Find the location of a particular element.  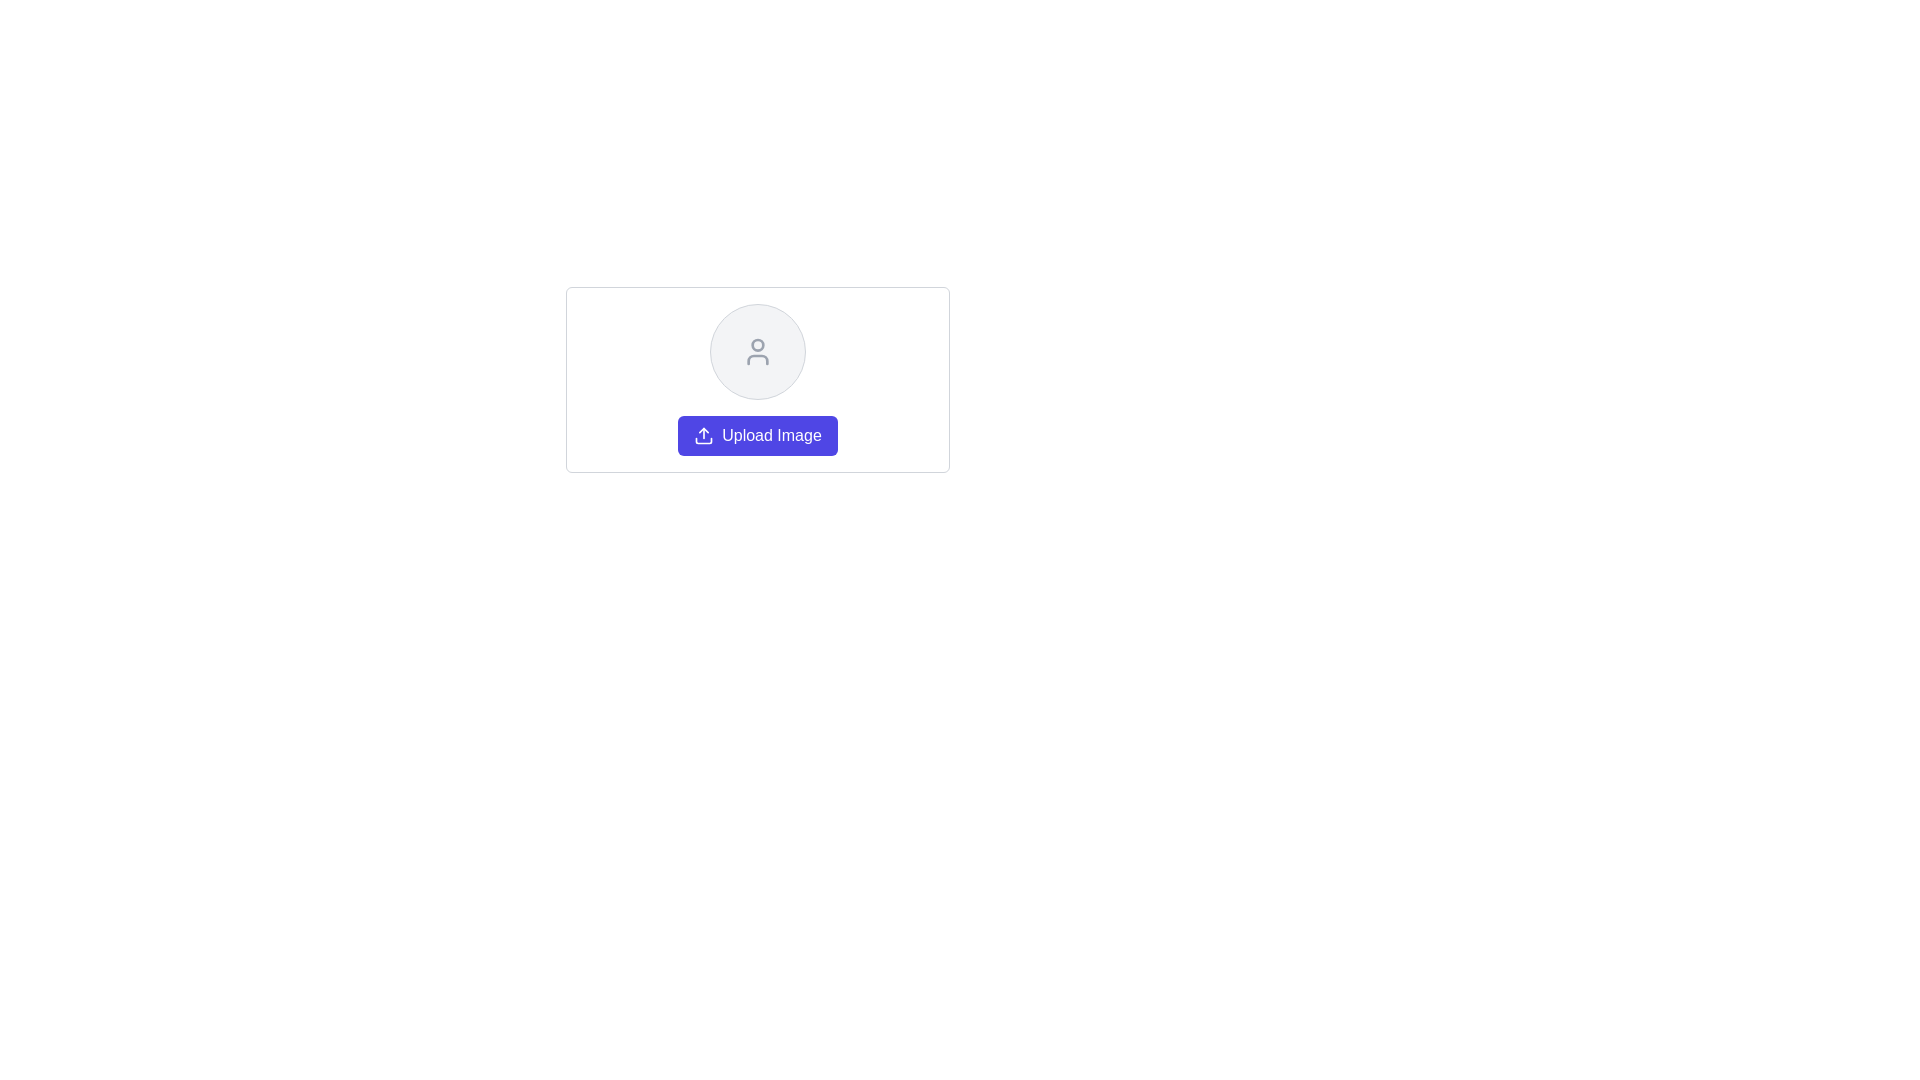

the Avatar Placeholder located at the top-center of the rectangular card, which serves as a default avatar for uploading a profile picture is located at coordinates (757, 350).